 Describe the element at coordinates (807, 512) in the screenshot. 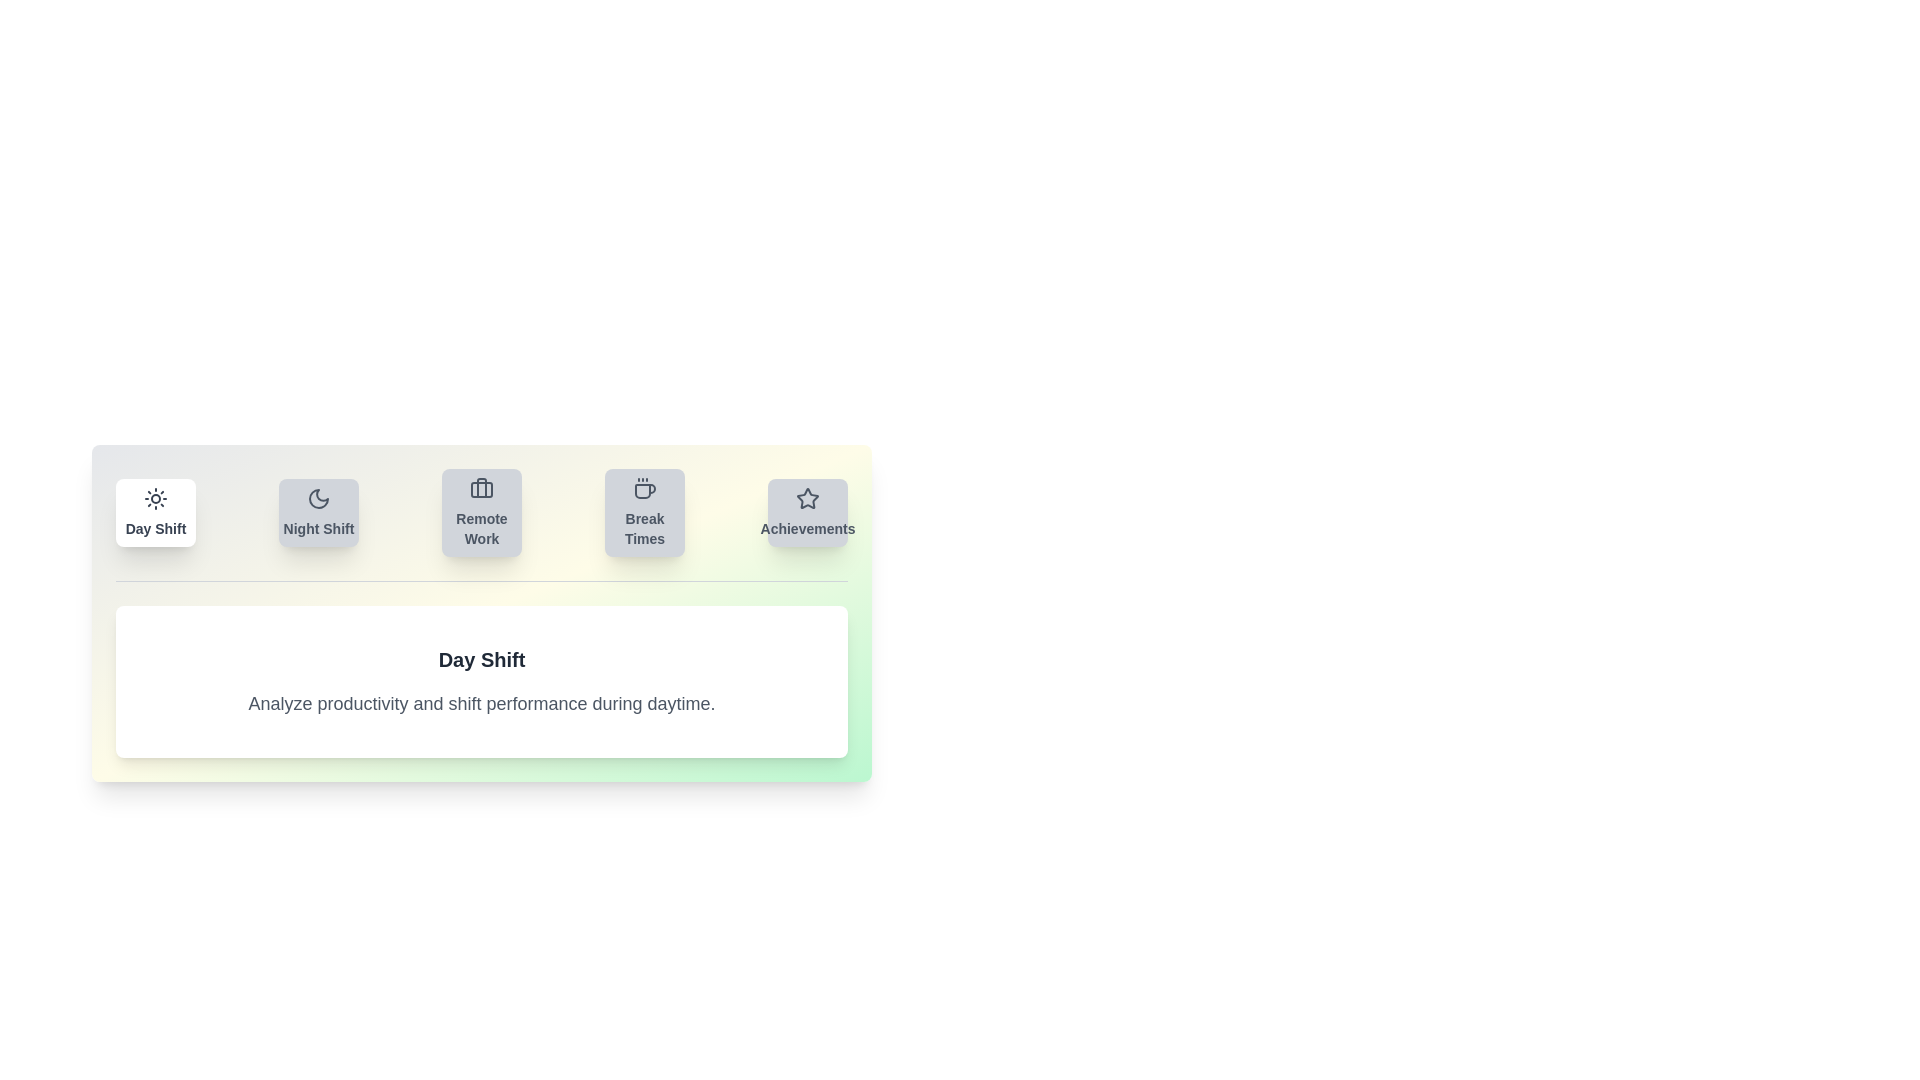

I see `the tab labeled Achievements to view its content` at that location.